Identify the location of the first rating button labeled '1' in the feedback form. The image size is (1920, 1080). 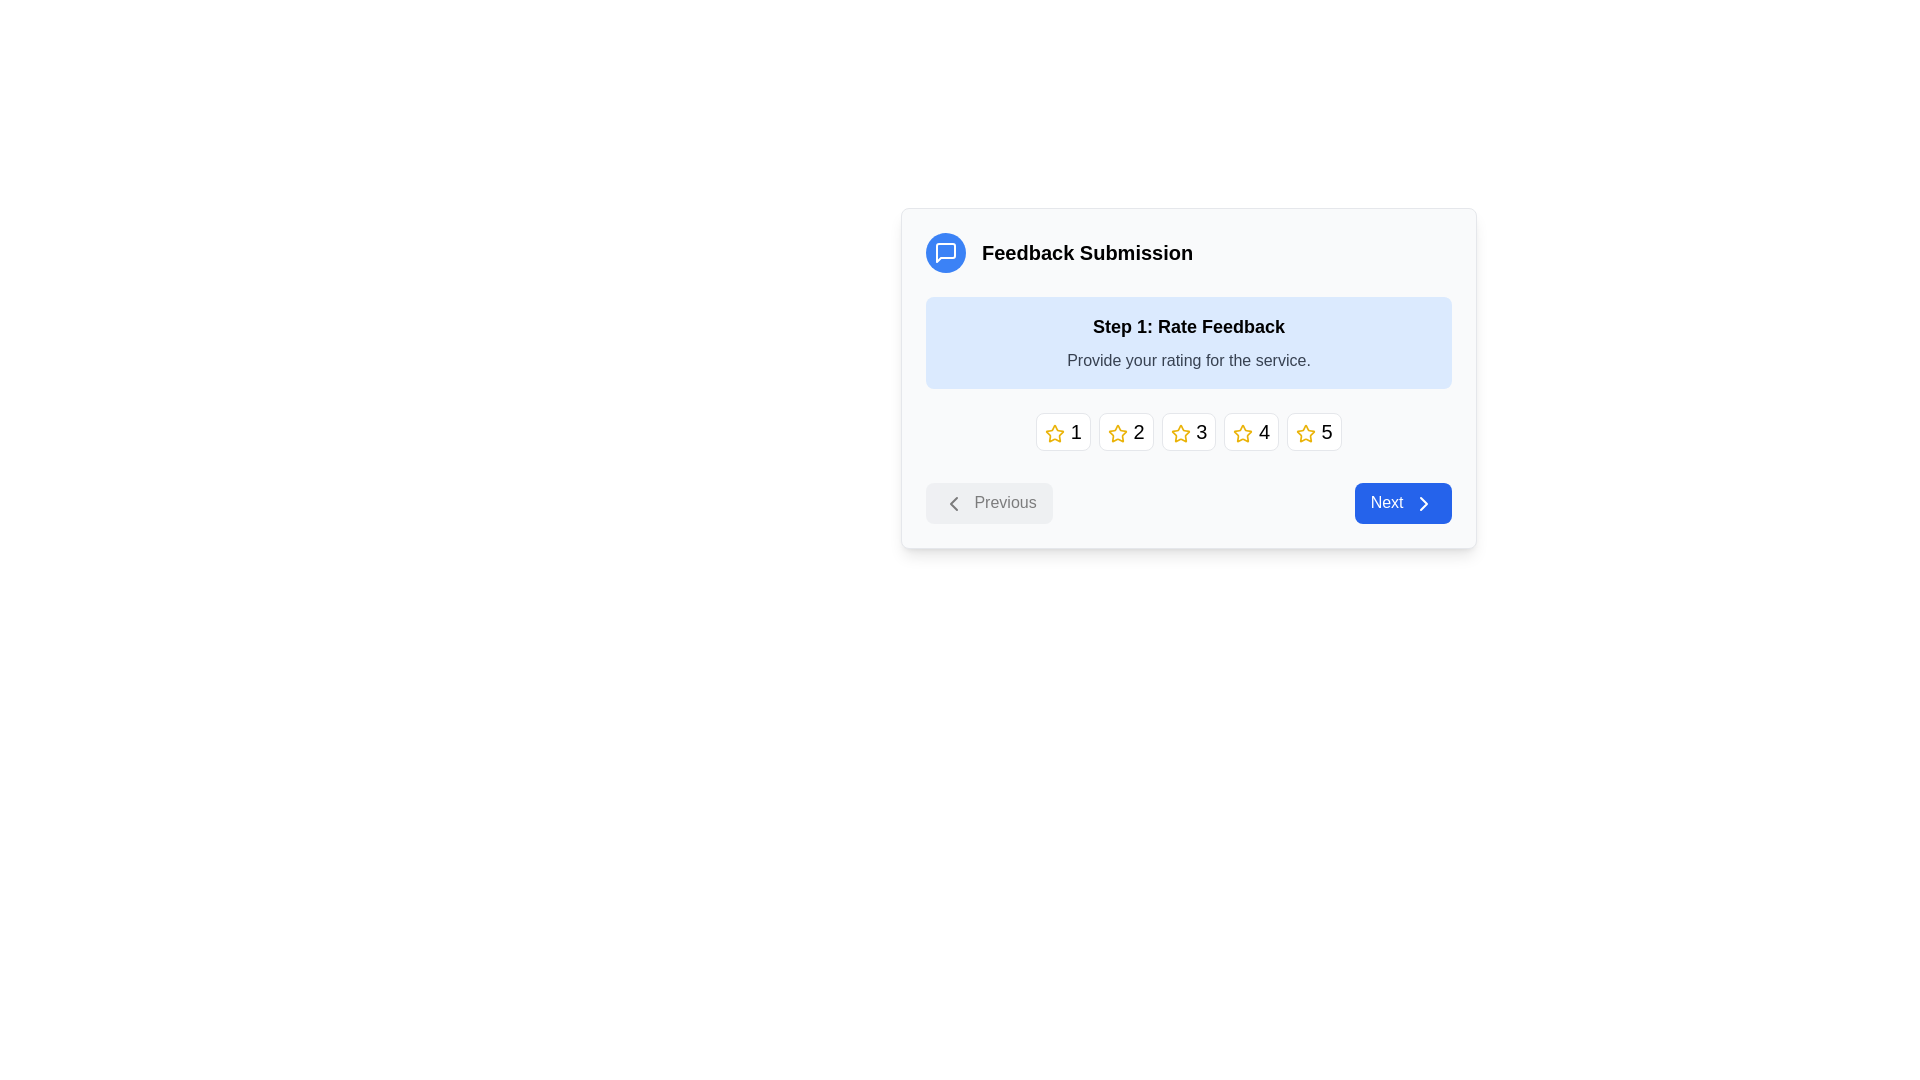
(1062, 431).